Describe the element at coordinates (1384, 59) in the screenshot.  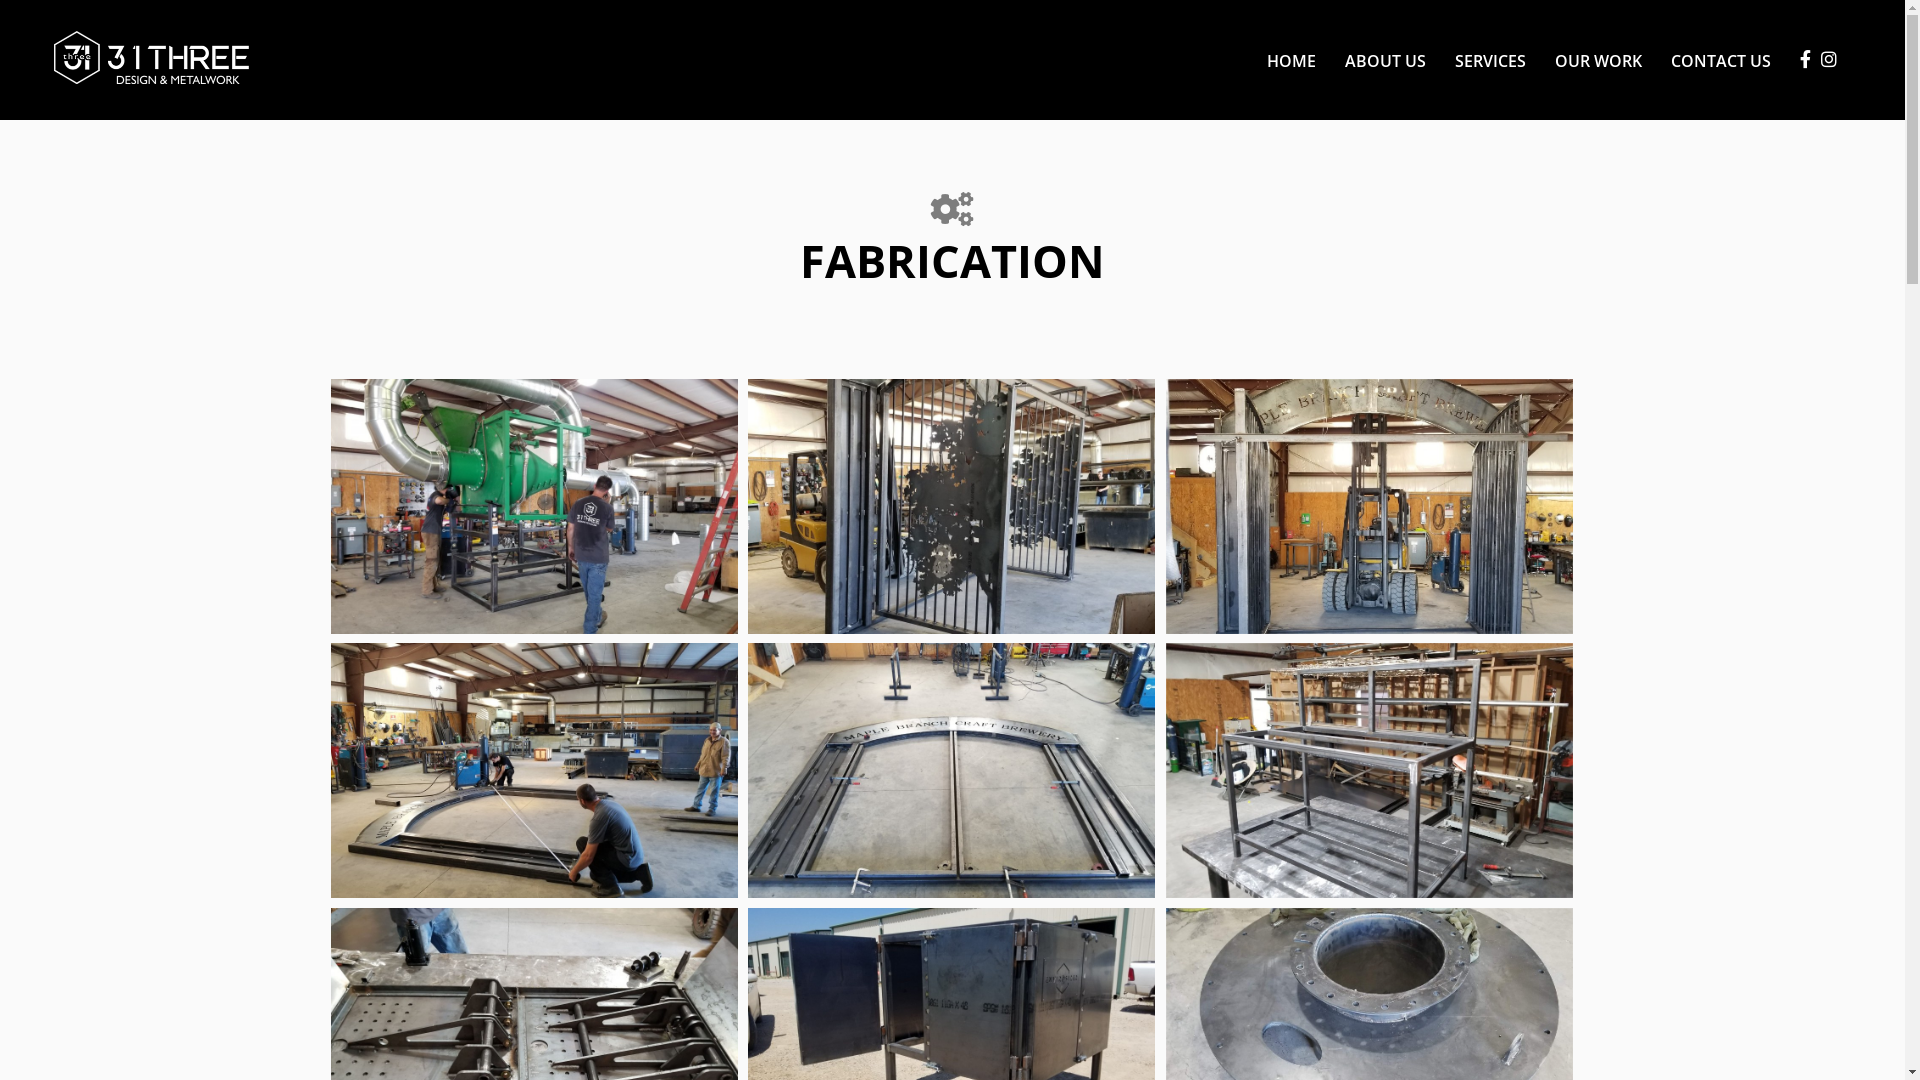
I see `'ABOUT US'` at that location.